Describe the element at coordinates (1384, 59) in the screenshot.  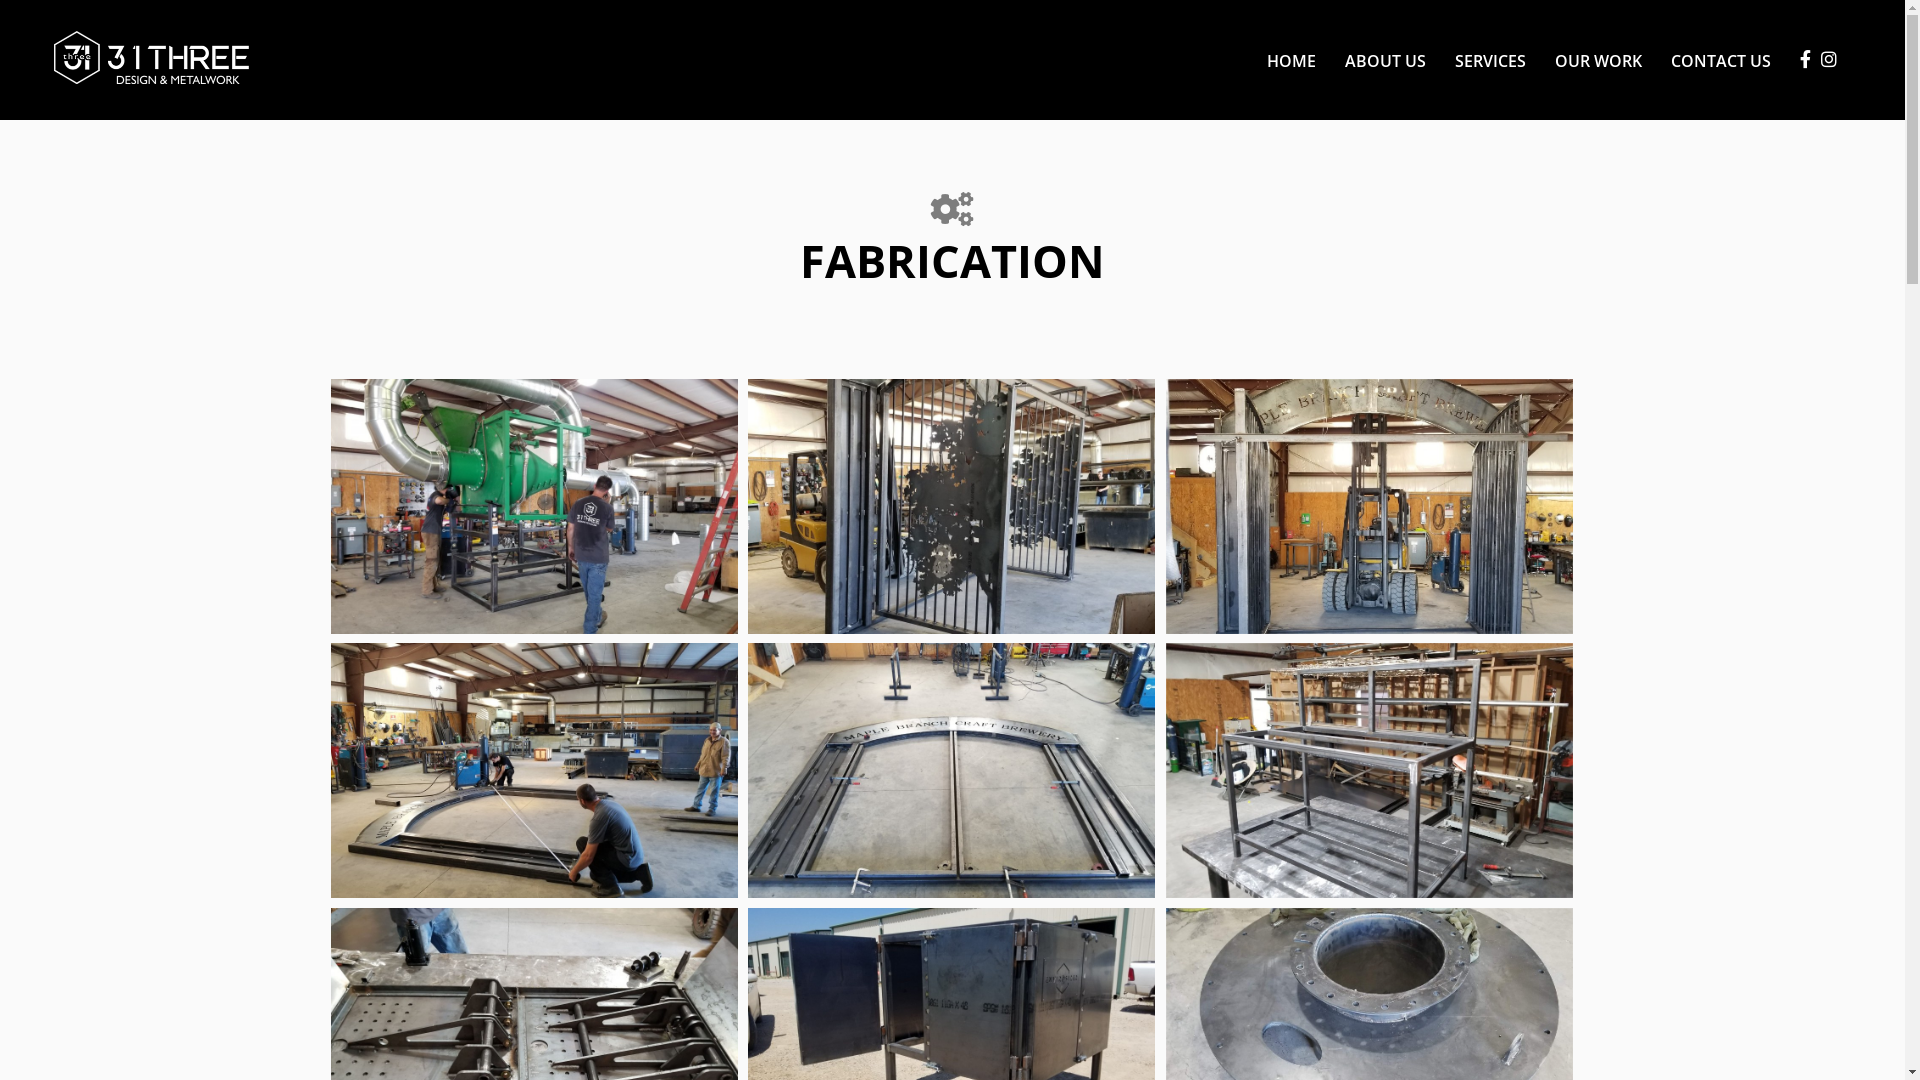
I see `'ABOUT US'` at that location.